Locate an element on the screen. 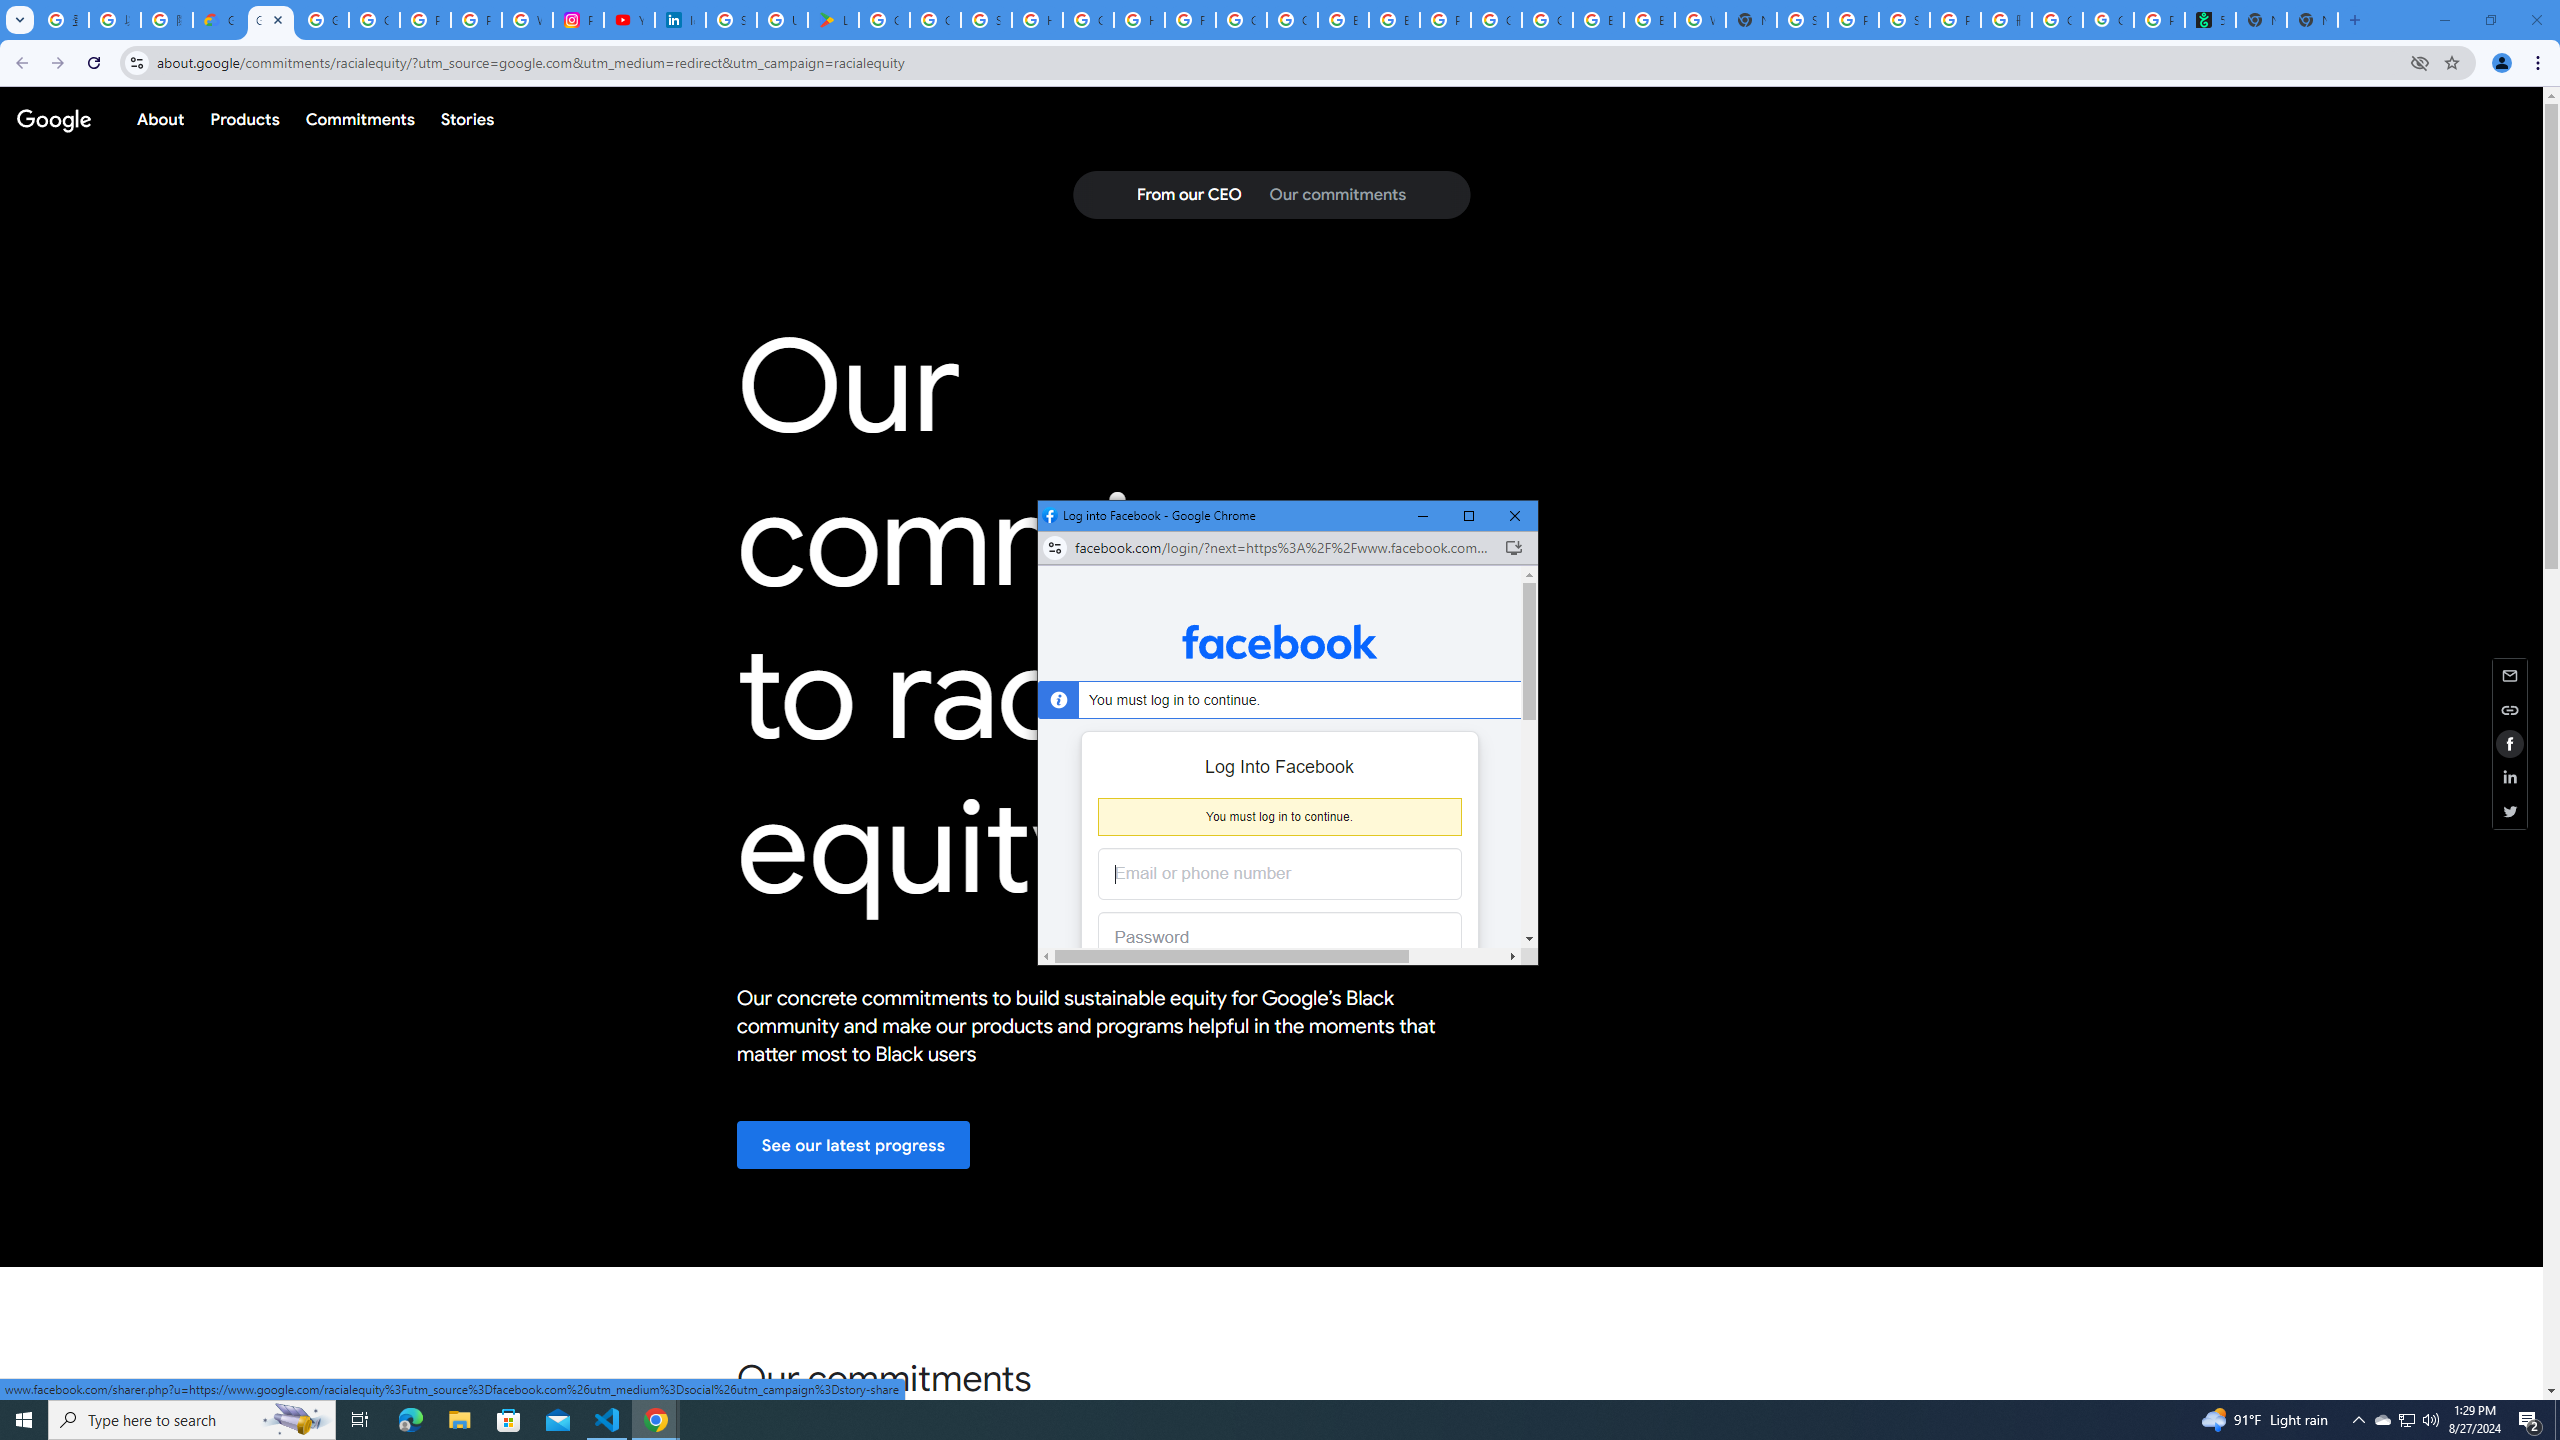 This screenshot has width=2560, height=1440. 'Password' is located at coordinates (1263, 938).